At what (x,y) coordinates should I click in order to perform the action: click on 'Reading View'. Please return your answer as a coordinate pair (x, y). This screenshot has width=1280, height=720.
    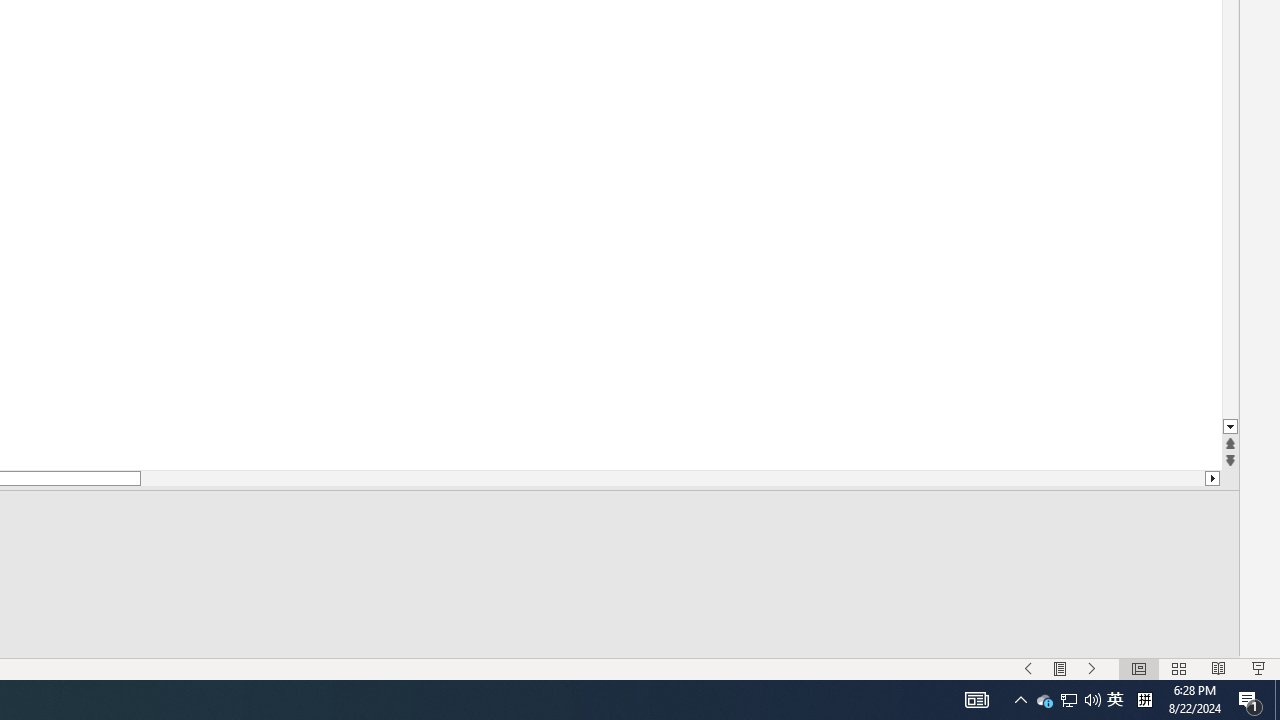
    Looking at the image, I should click on (1218, 669).